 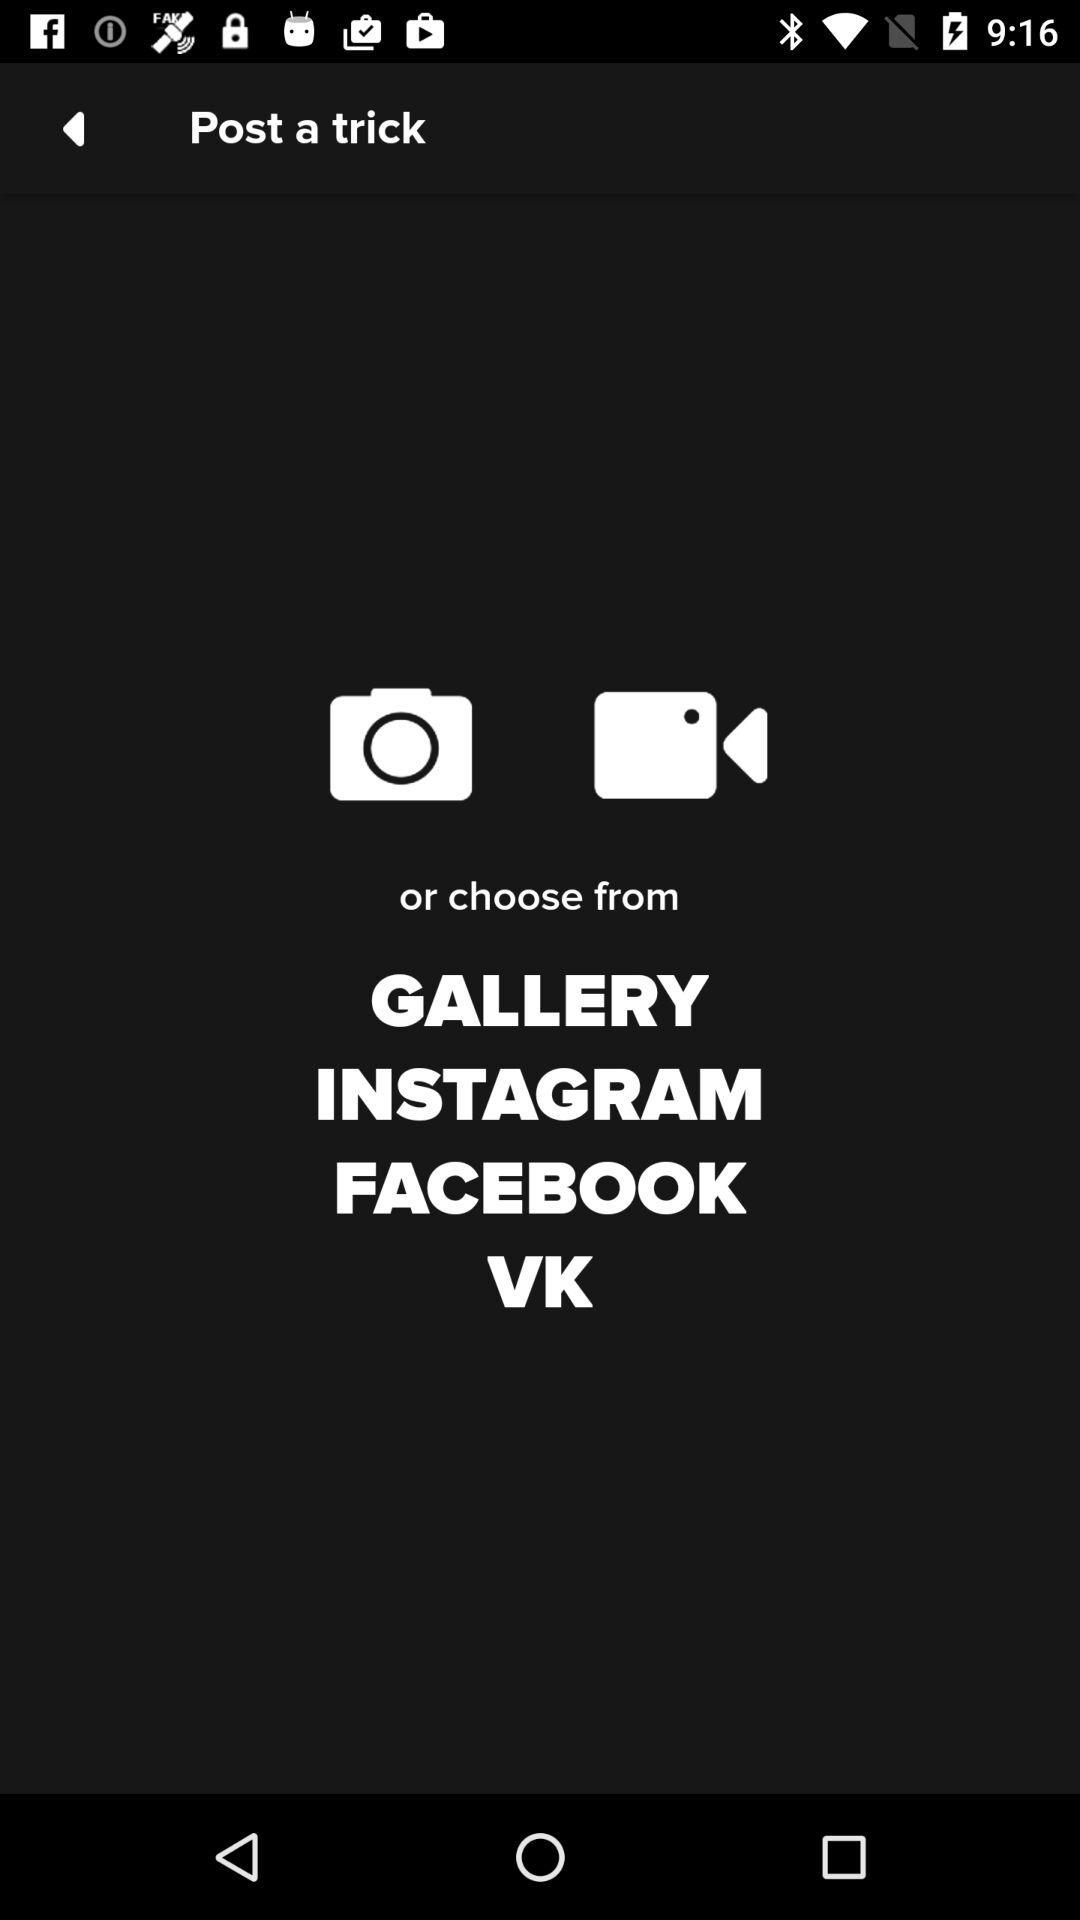 I want to click on take a photo, so click(x=400, y=743).